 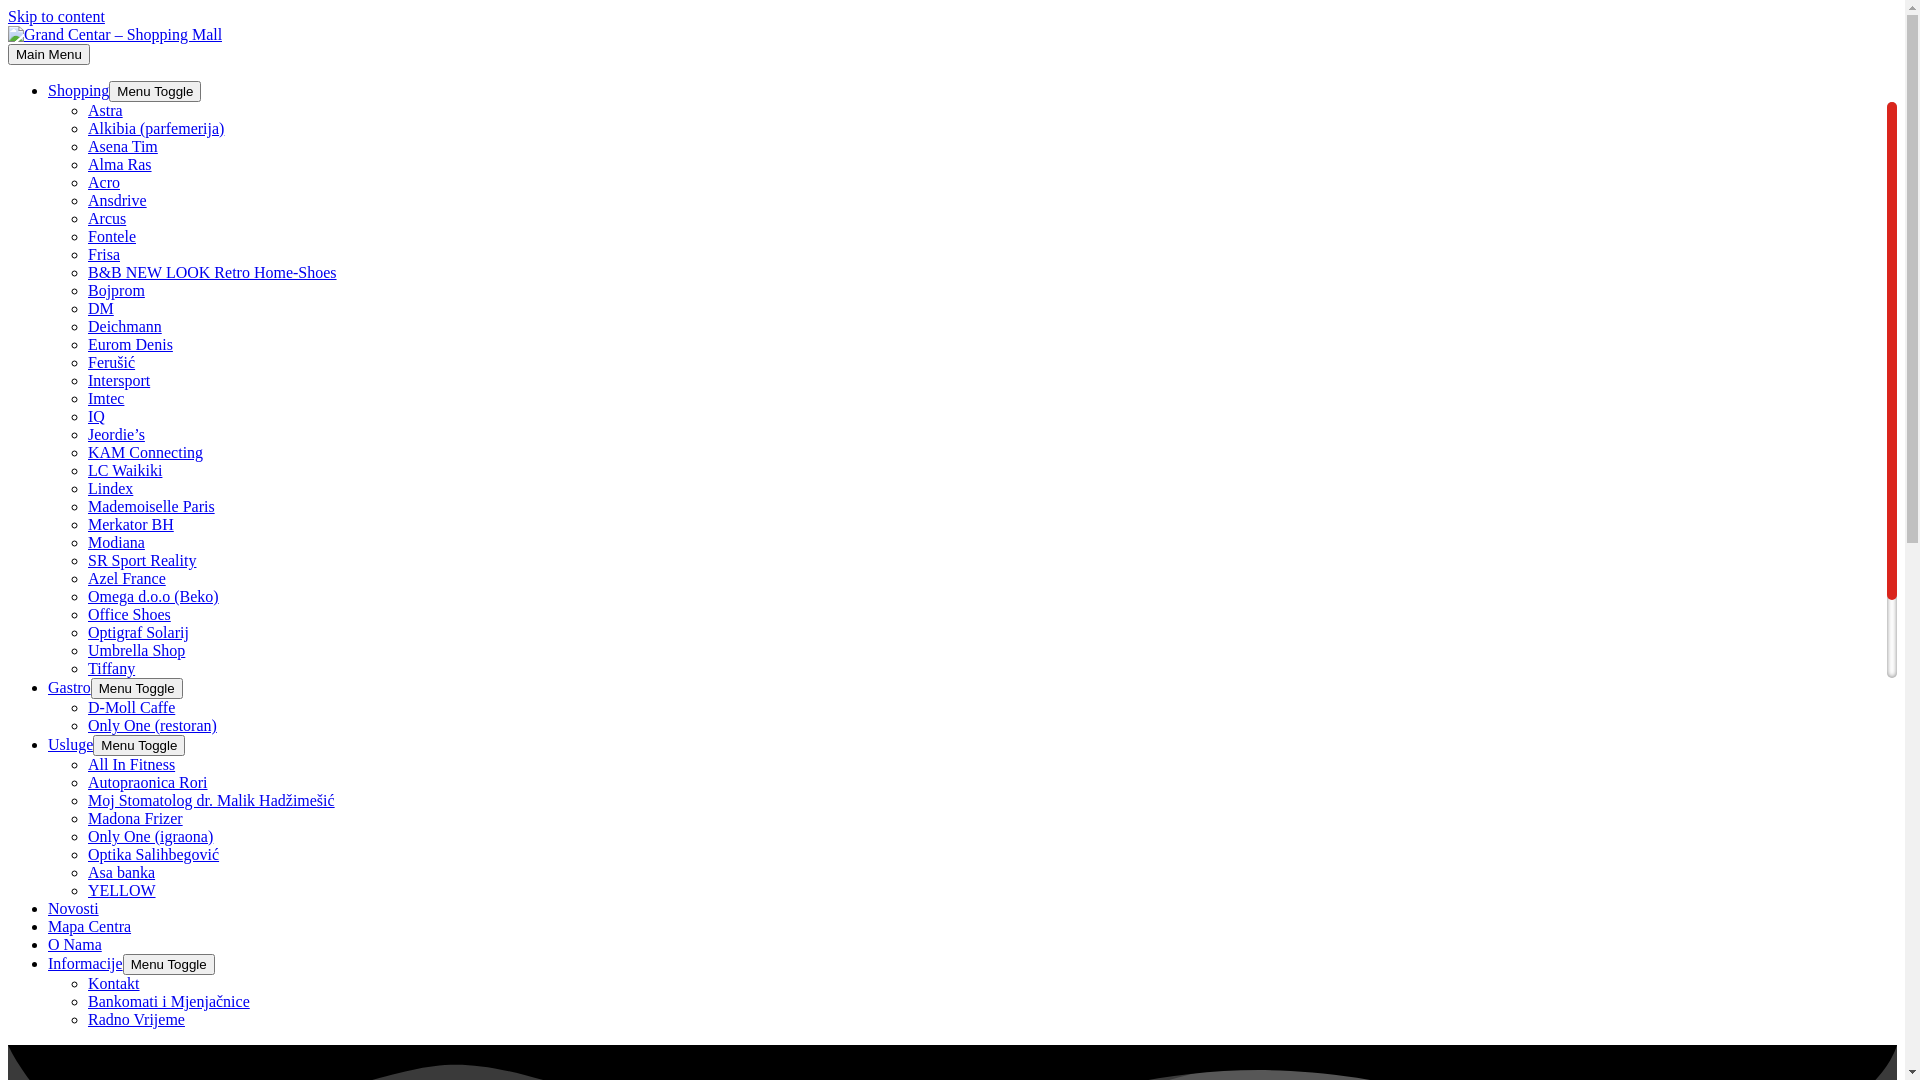 What do you see at coordinates (86, 578) in the screenshot?
I see `'Azel France'` at bounding box center [86, 578].